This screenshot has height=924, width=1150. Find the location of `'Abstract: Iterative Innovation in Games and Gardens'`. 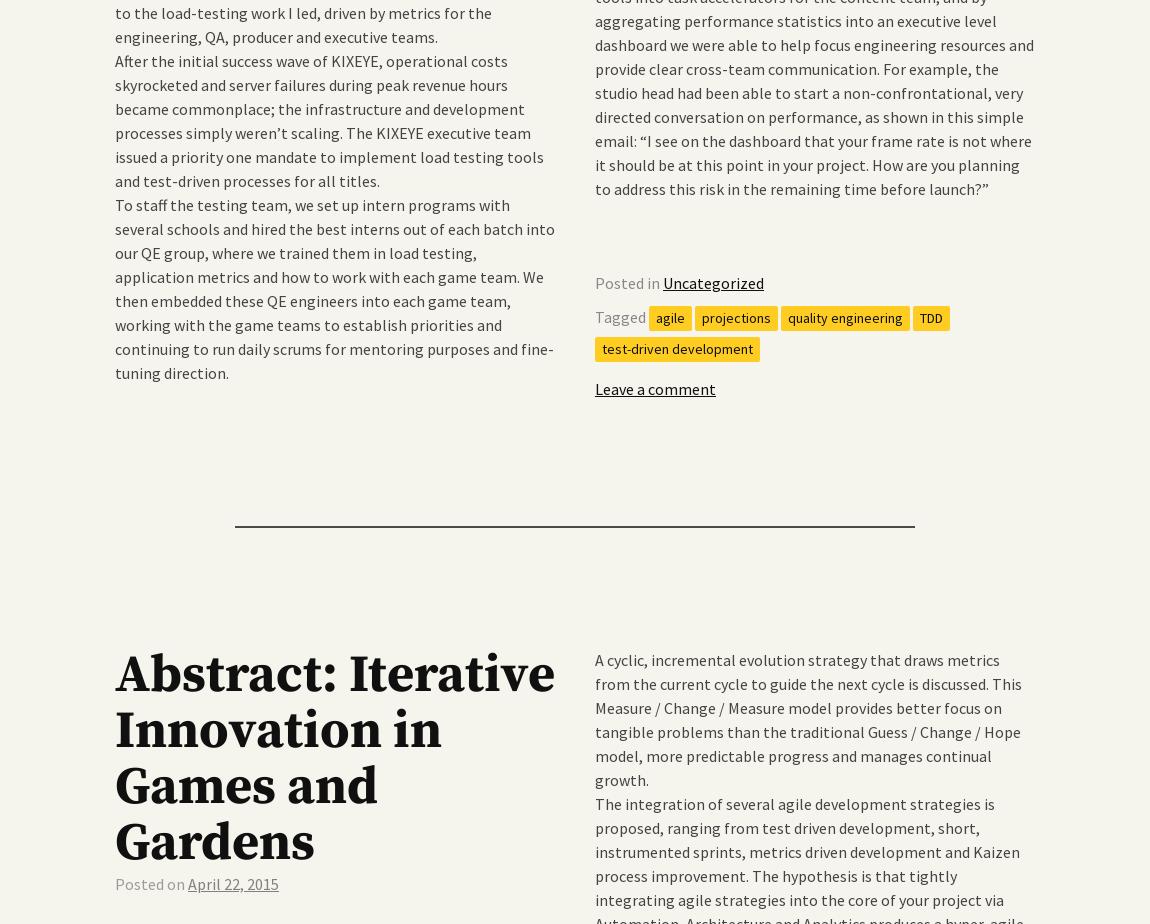

'Abstract: Iterative Innovation in Games and Gardens' is located at coordinates (334, 758).